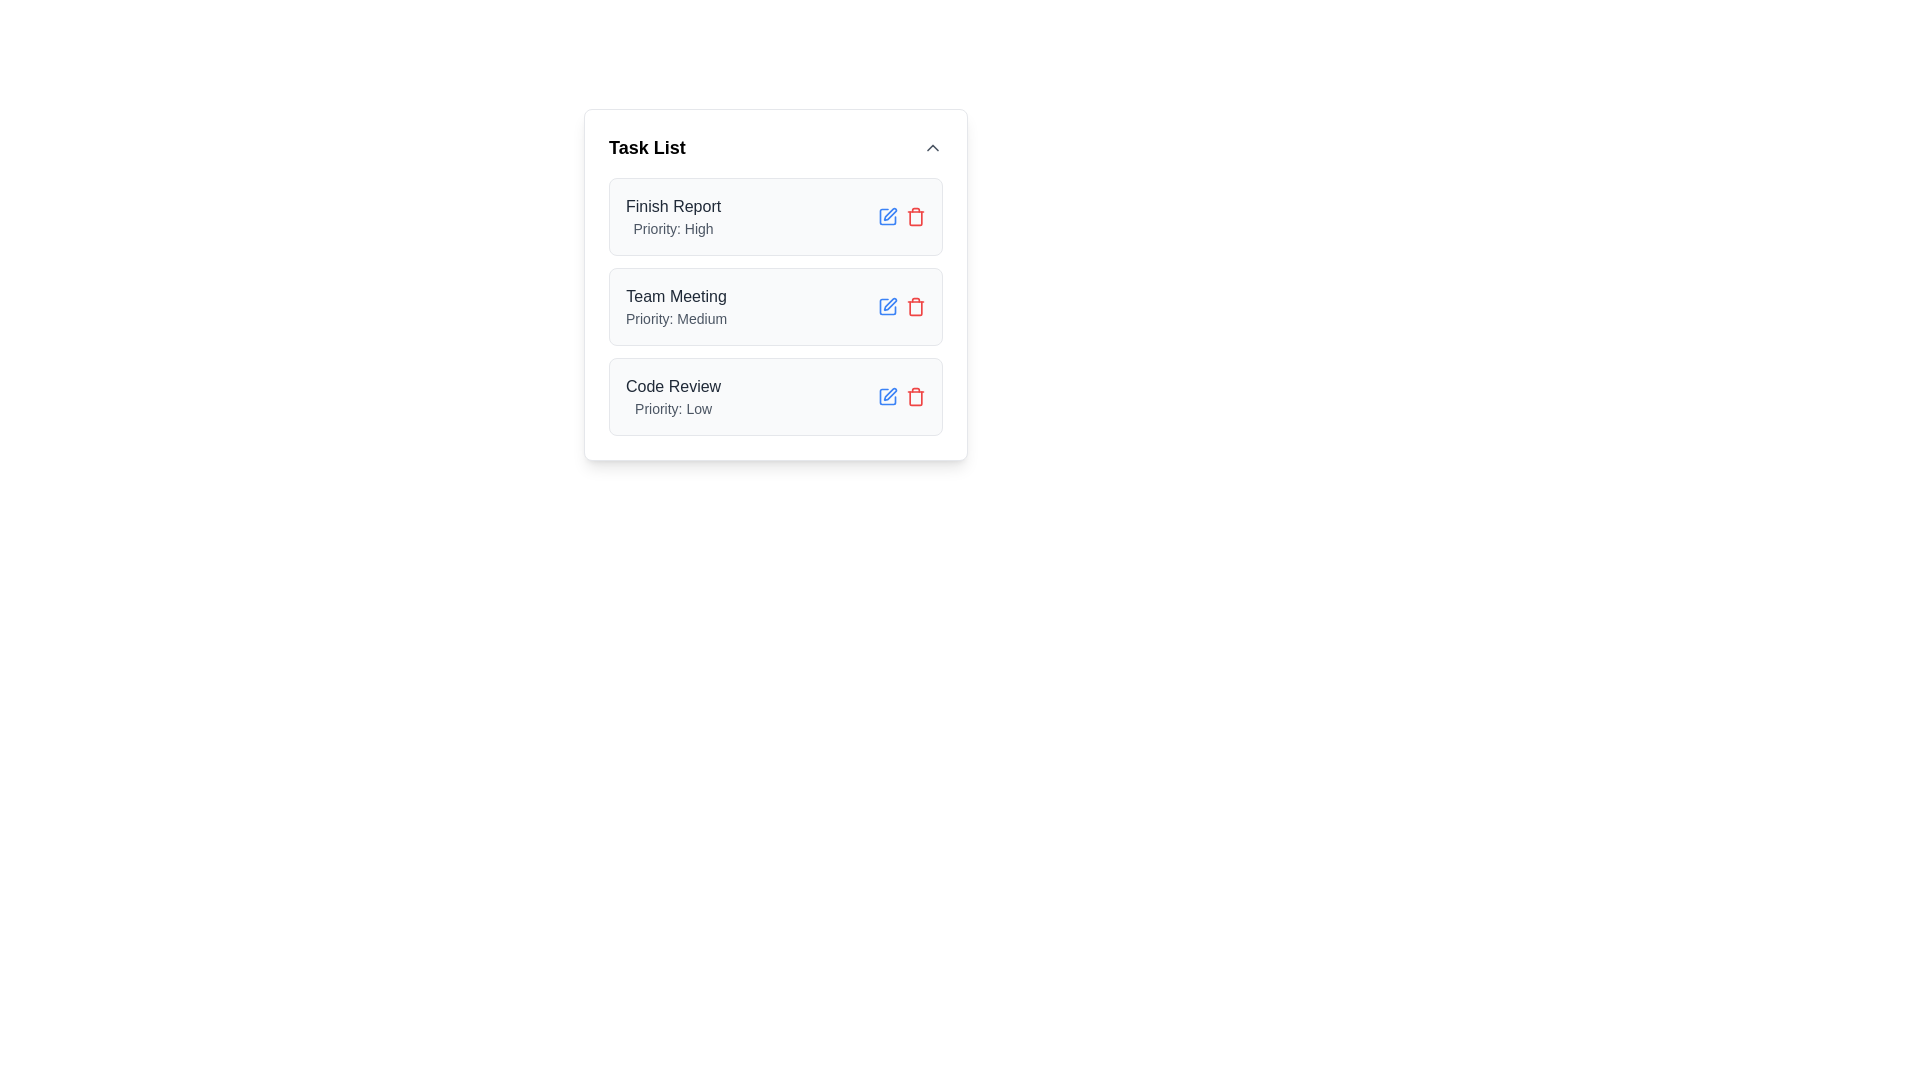  I want to click on the red trash can icon button located on the right side of the first task entry in the task list, so click(915, 216).